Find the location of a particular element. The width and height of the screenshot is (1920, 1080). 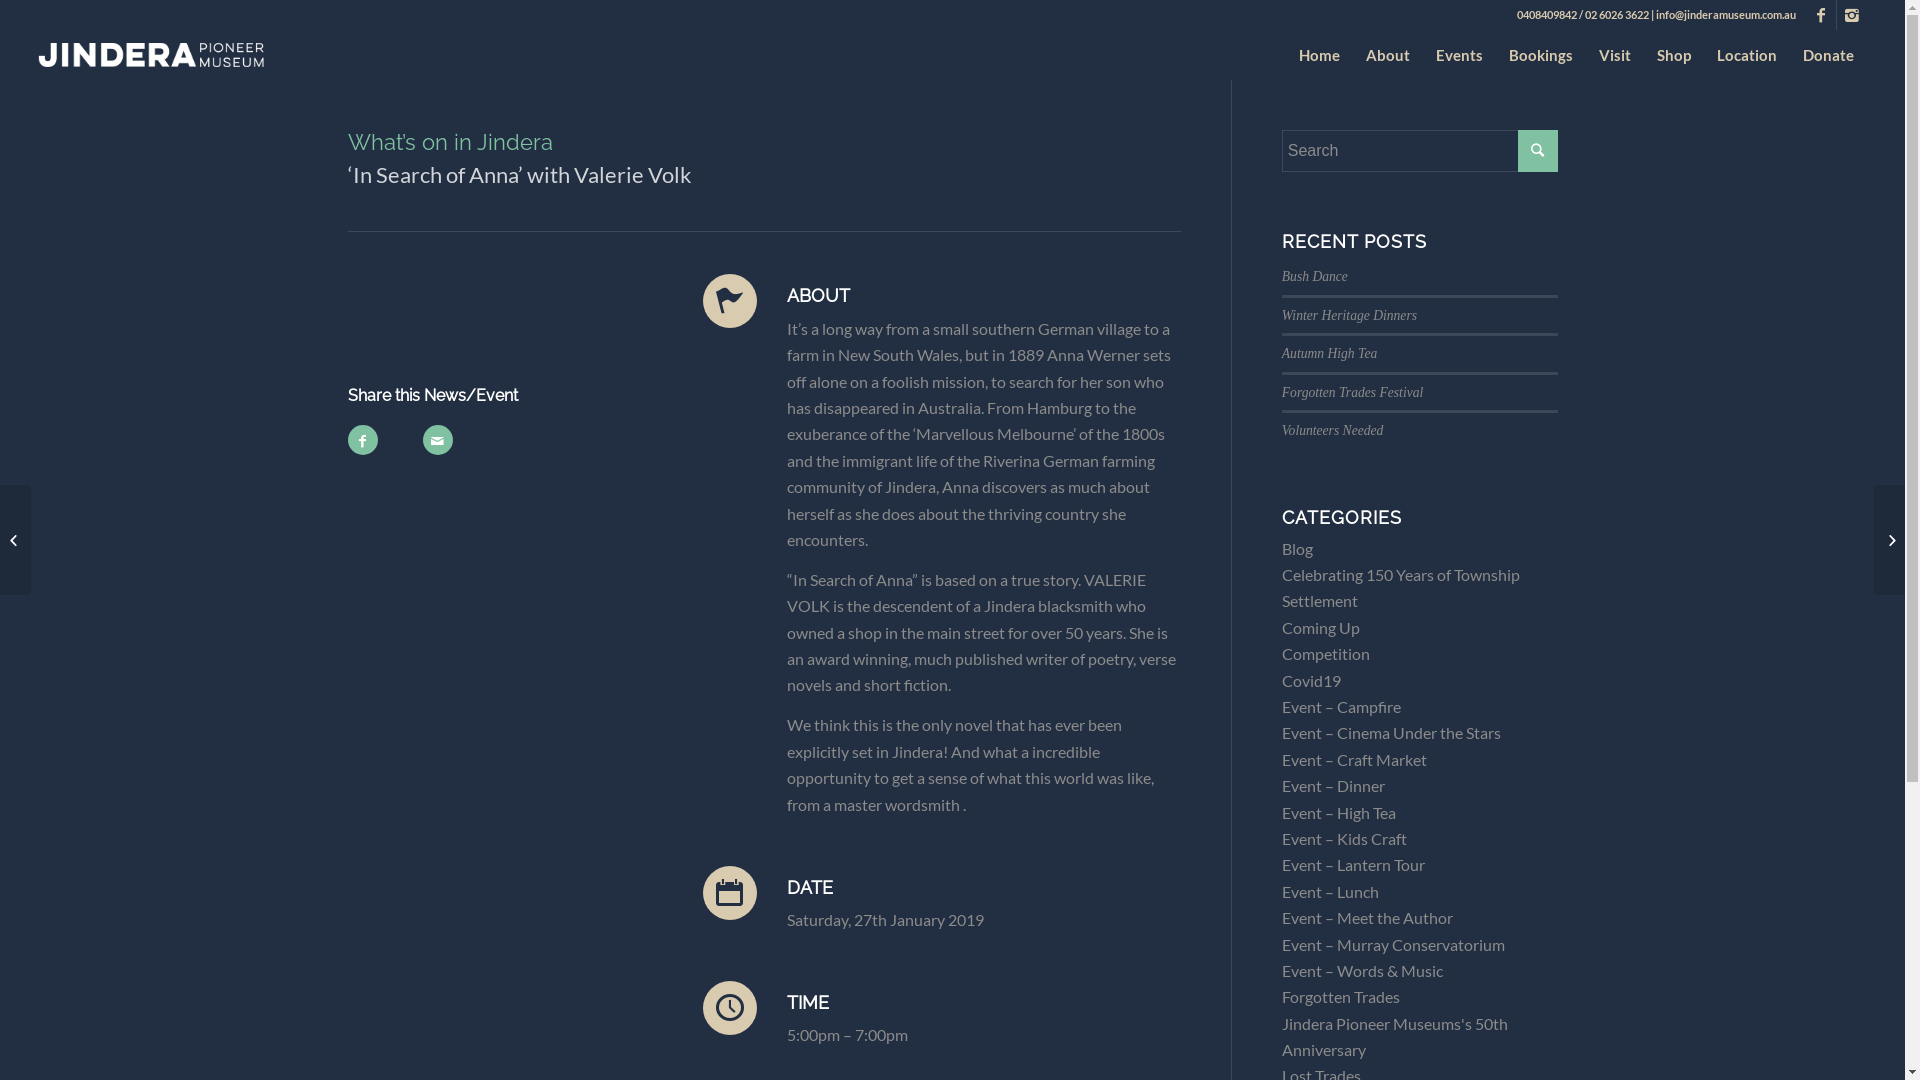

'Location' is located at coordinates (1746, 53).